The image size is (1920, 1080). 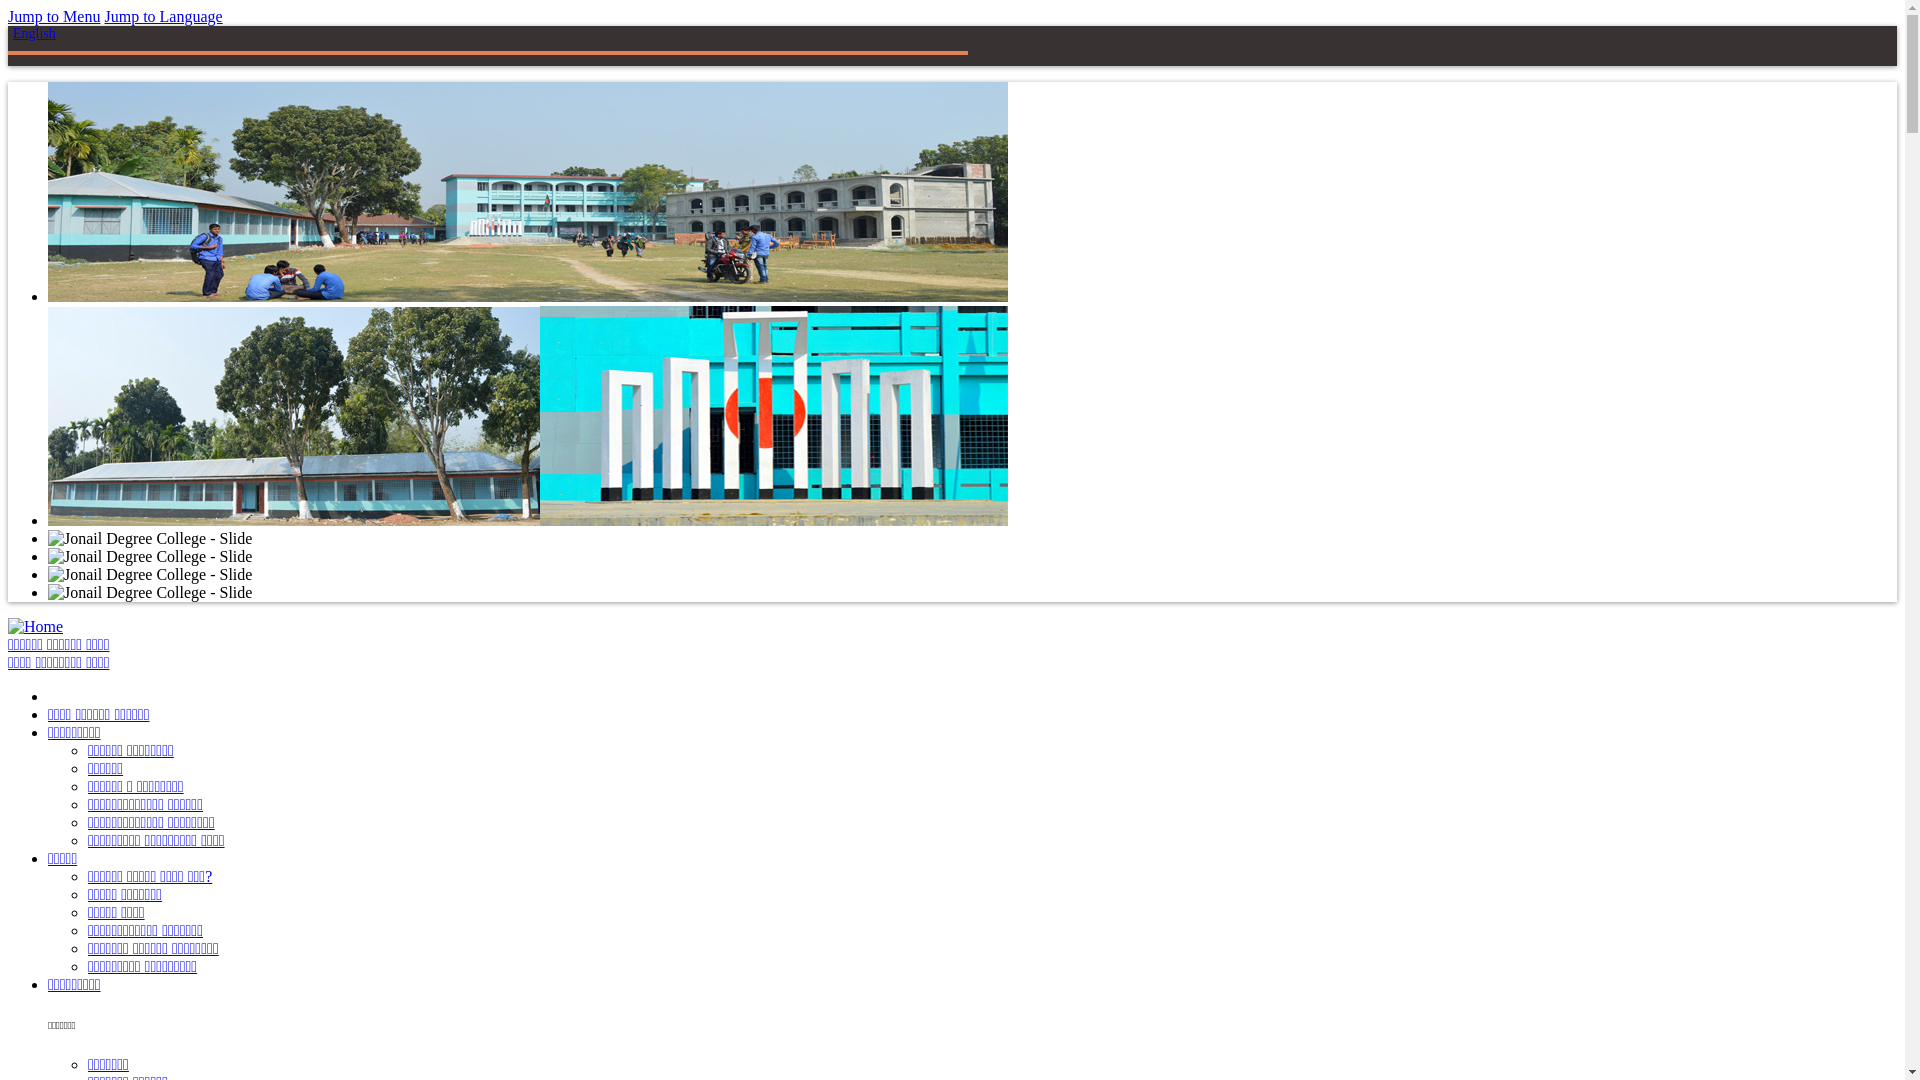 I want to click on 'English', so click(x=34, y=33).